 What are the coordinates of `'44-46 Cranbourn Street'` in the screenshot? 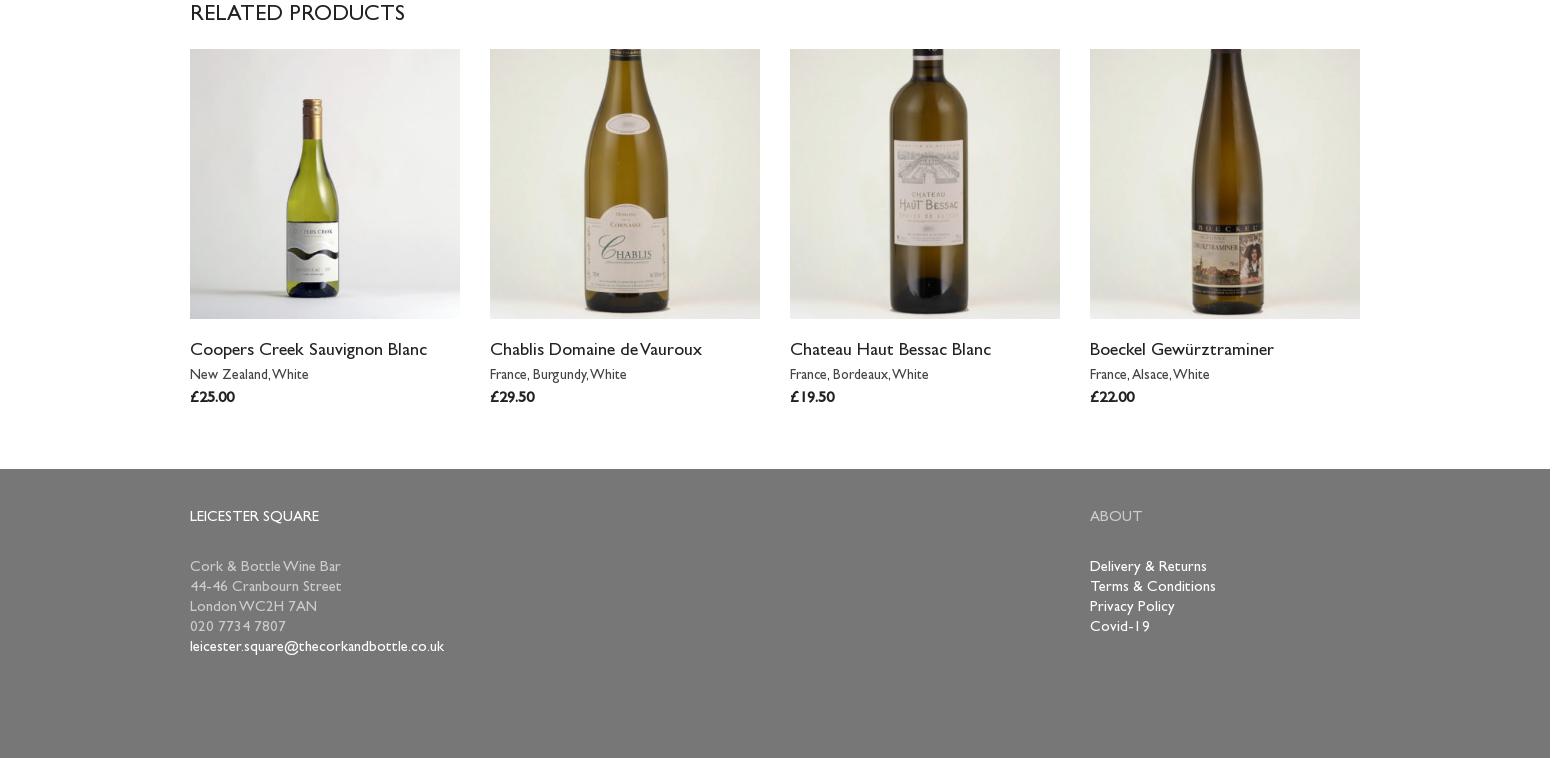 It's located at (265, 588).